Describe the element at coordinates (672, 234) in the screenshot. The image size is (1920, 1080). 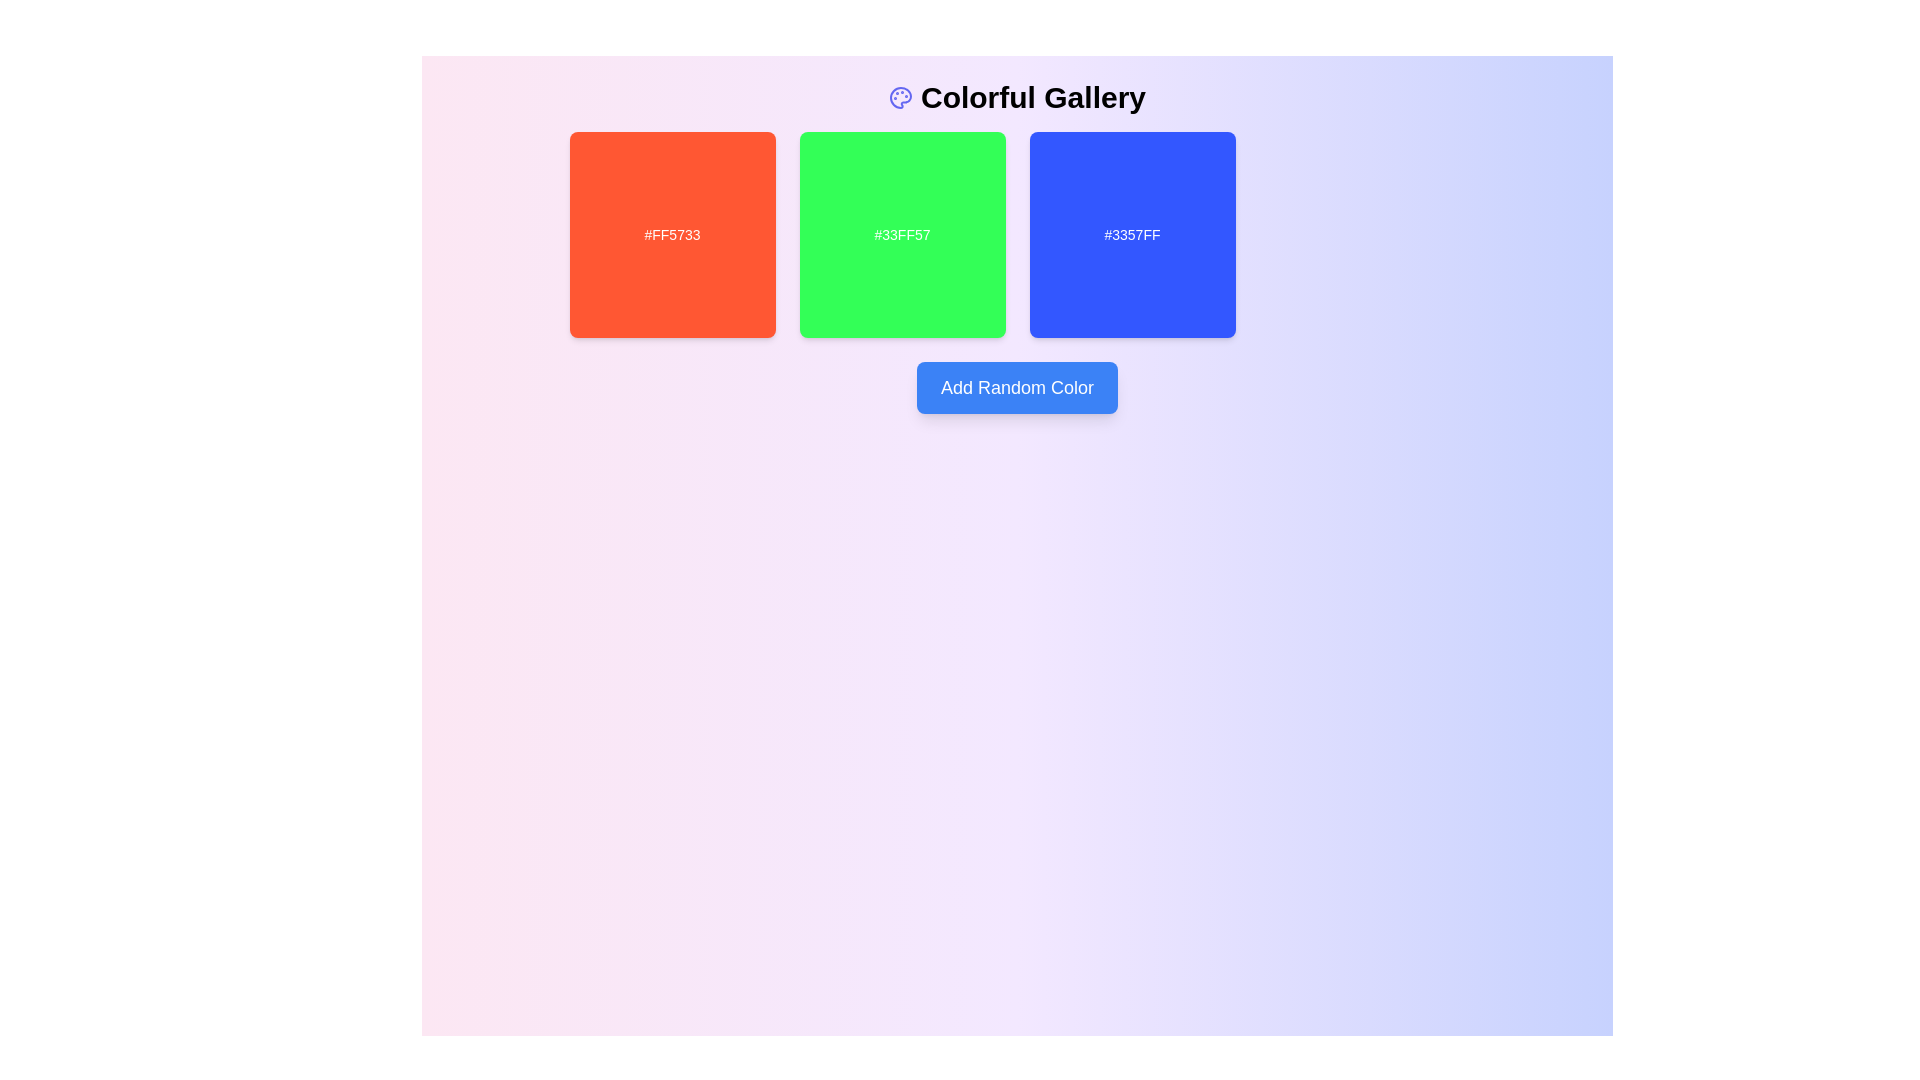
I see `the first color swatch representing the color #FF5733, located at the top left of the grid` at that location.